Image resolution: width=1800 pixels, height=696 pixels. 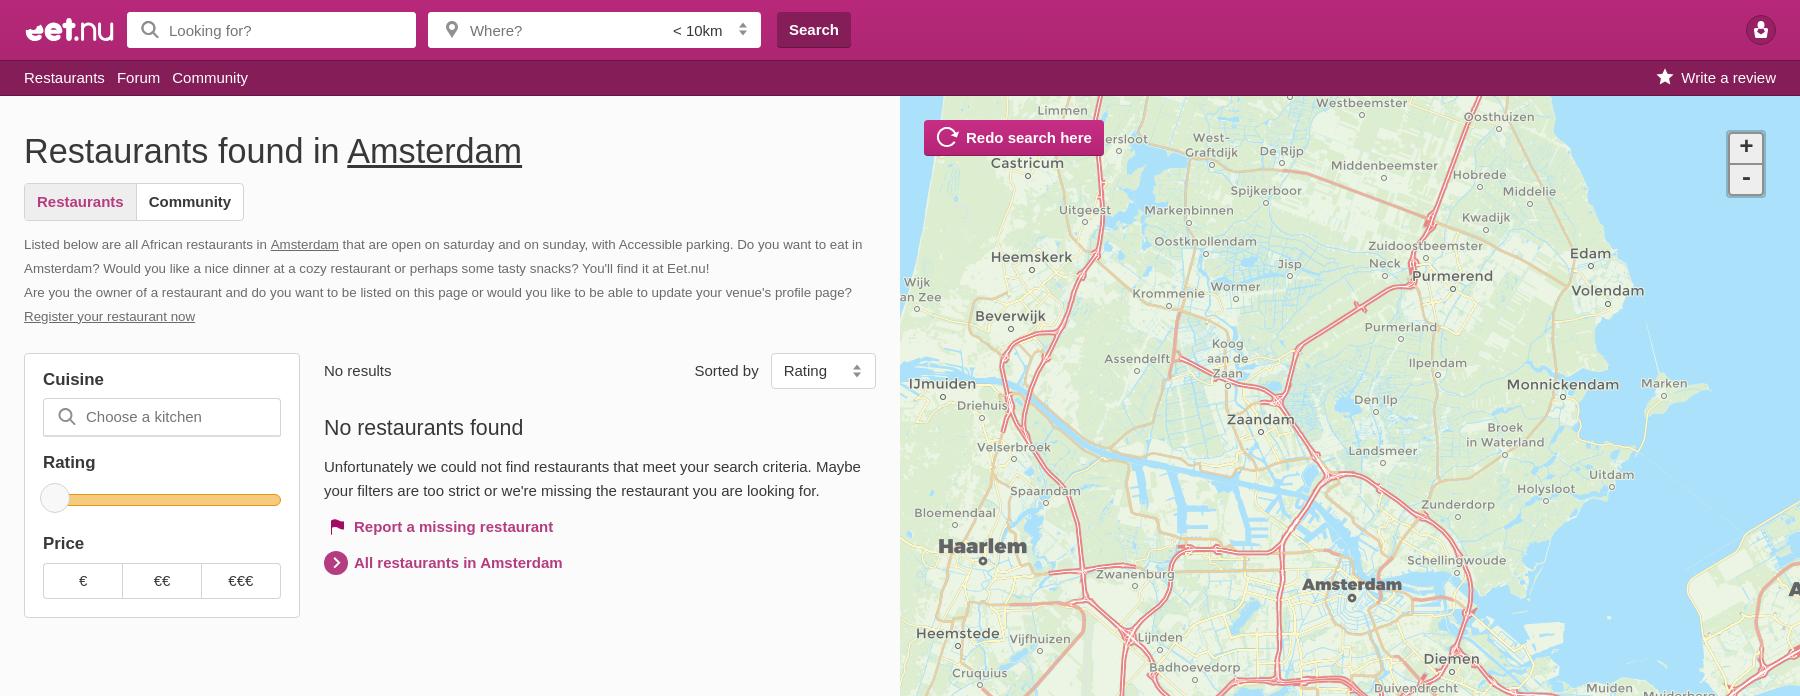 What do you see at coordinates (108, 314) in the screenshot?
I see `'Register your restaurant now'` at bounding box center [108, 314].